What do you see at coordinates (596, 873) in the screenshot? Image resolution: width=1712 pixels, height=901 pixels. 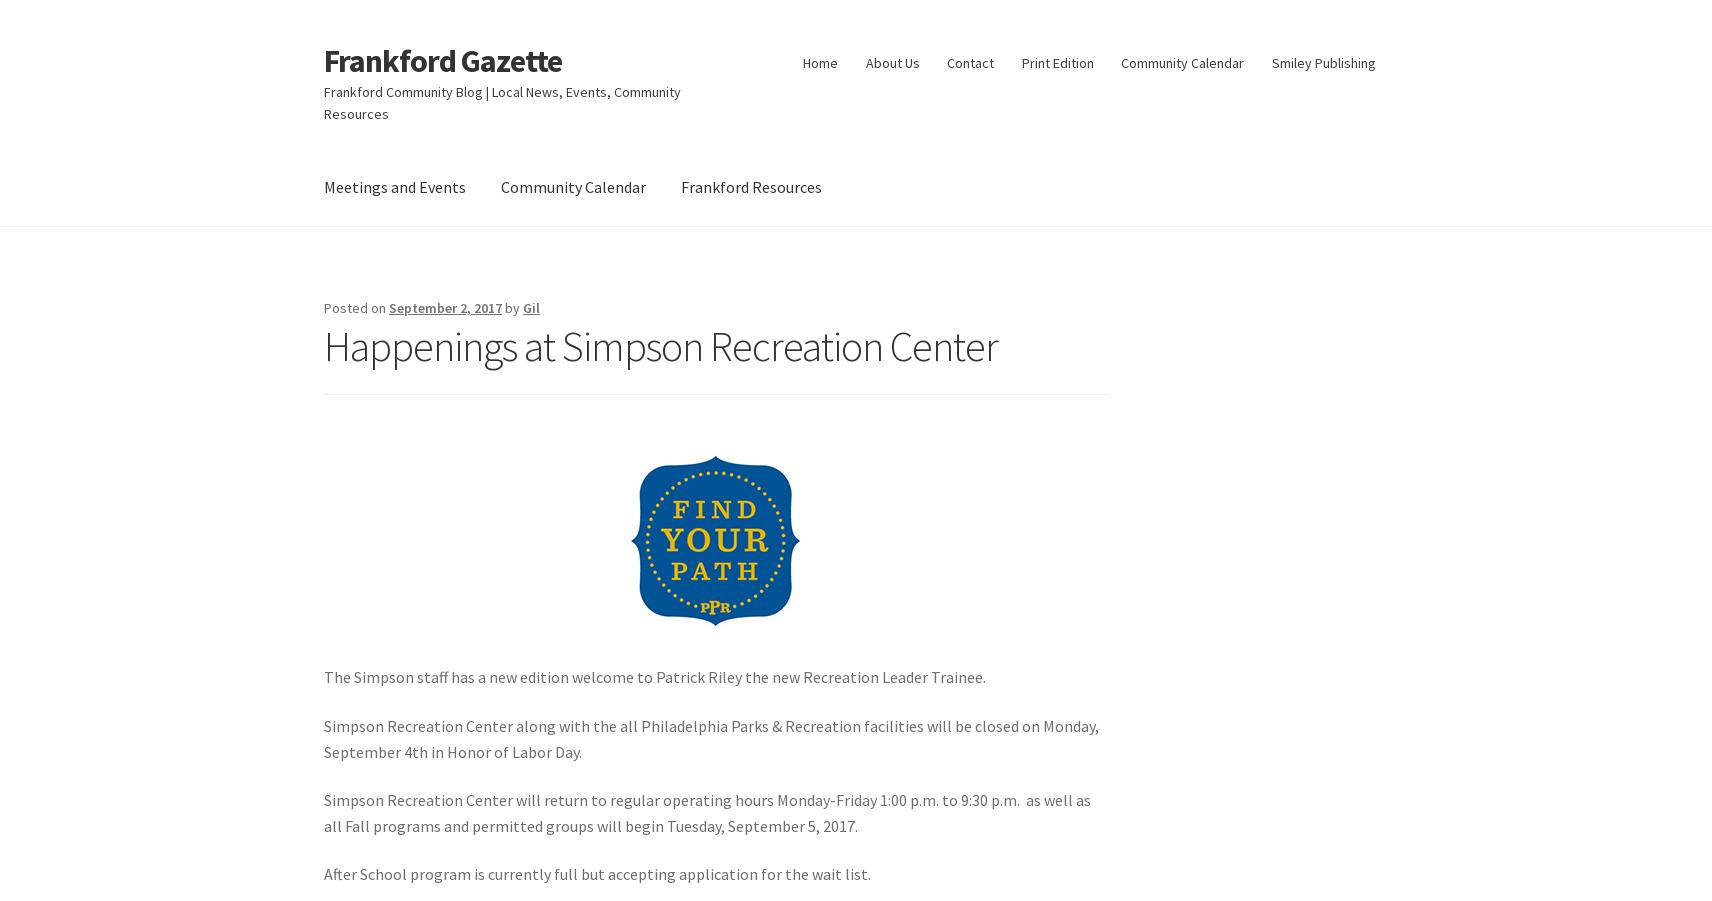 I see `'After School program is currently full but accepting application for the wait list.'` at bounding box center [596, 873].